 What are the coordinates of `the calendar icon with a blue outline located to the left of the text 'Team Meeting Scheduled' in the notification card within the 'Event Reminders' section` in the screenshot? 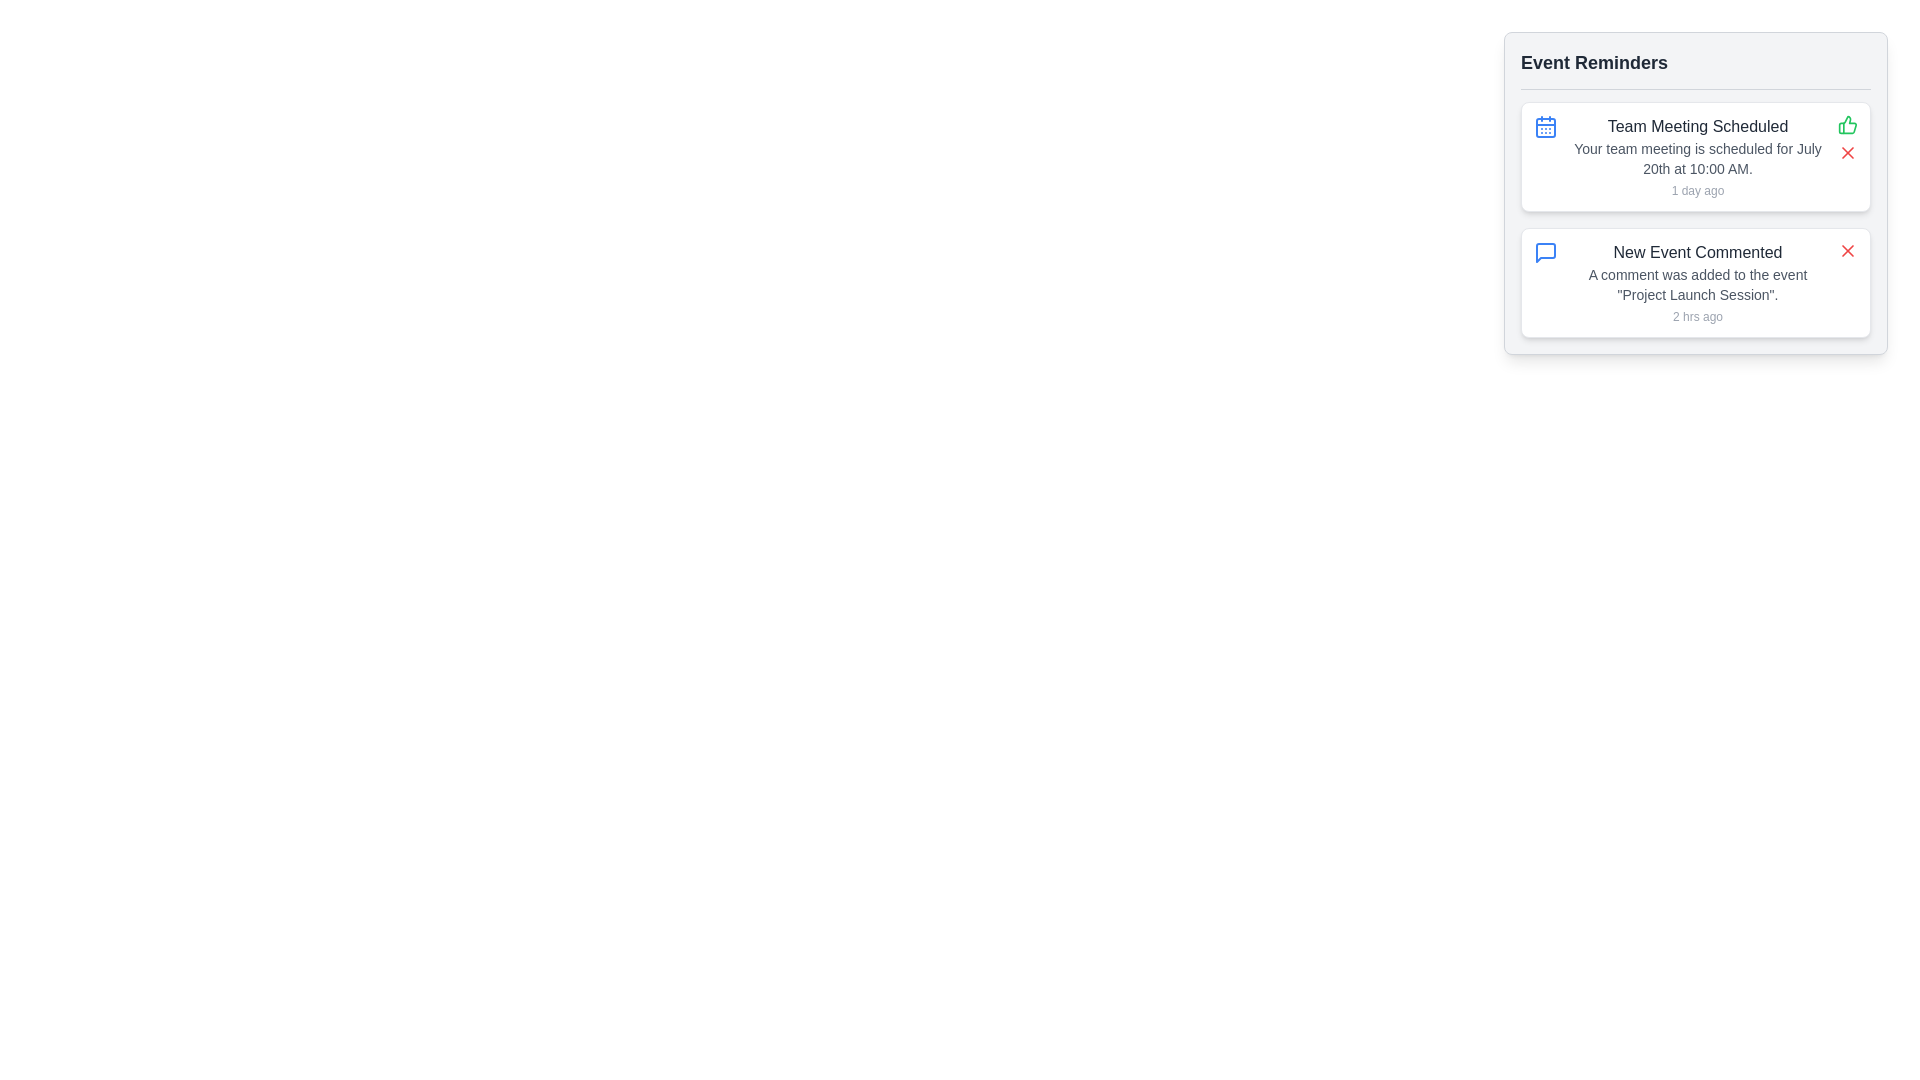 It's located at (1544, 127).